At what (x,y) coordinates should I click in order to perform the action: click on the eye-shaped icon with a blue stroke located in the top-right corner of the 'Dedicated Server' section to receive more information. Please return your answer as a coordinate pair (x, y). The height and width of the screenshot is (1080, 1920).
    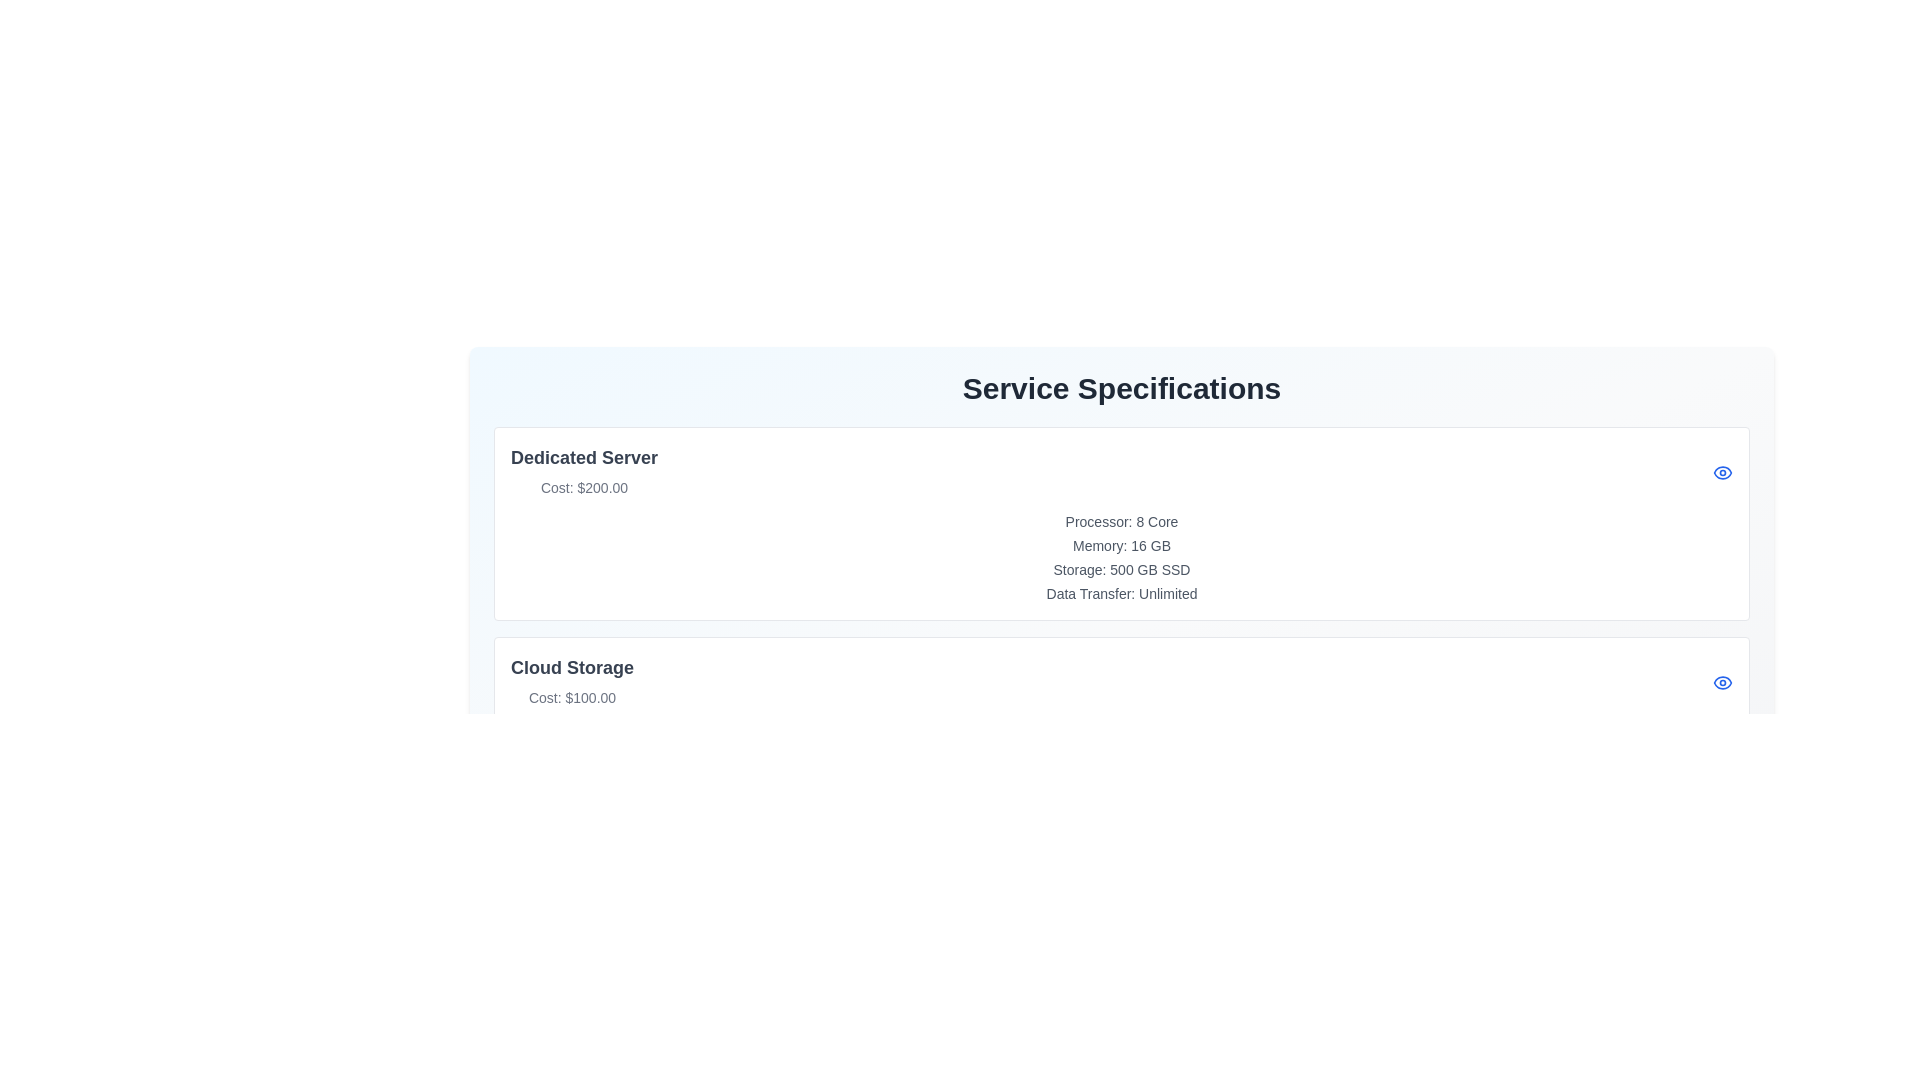
    Looking at the image, I should click on (1722, 471).